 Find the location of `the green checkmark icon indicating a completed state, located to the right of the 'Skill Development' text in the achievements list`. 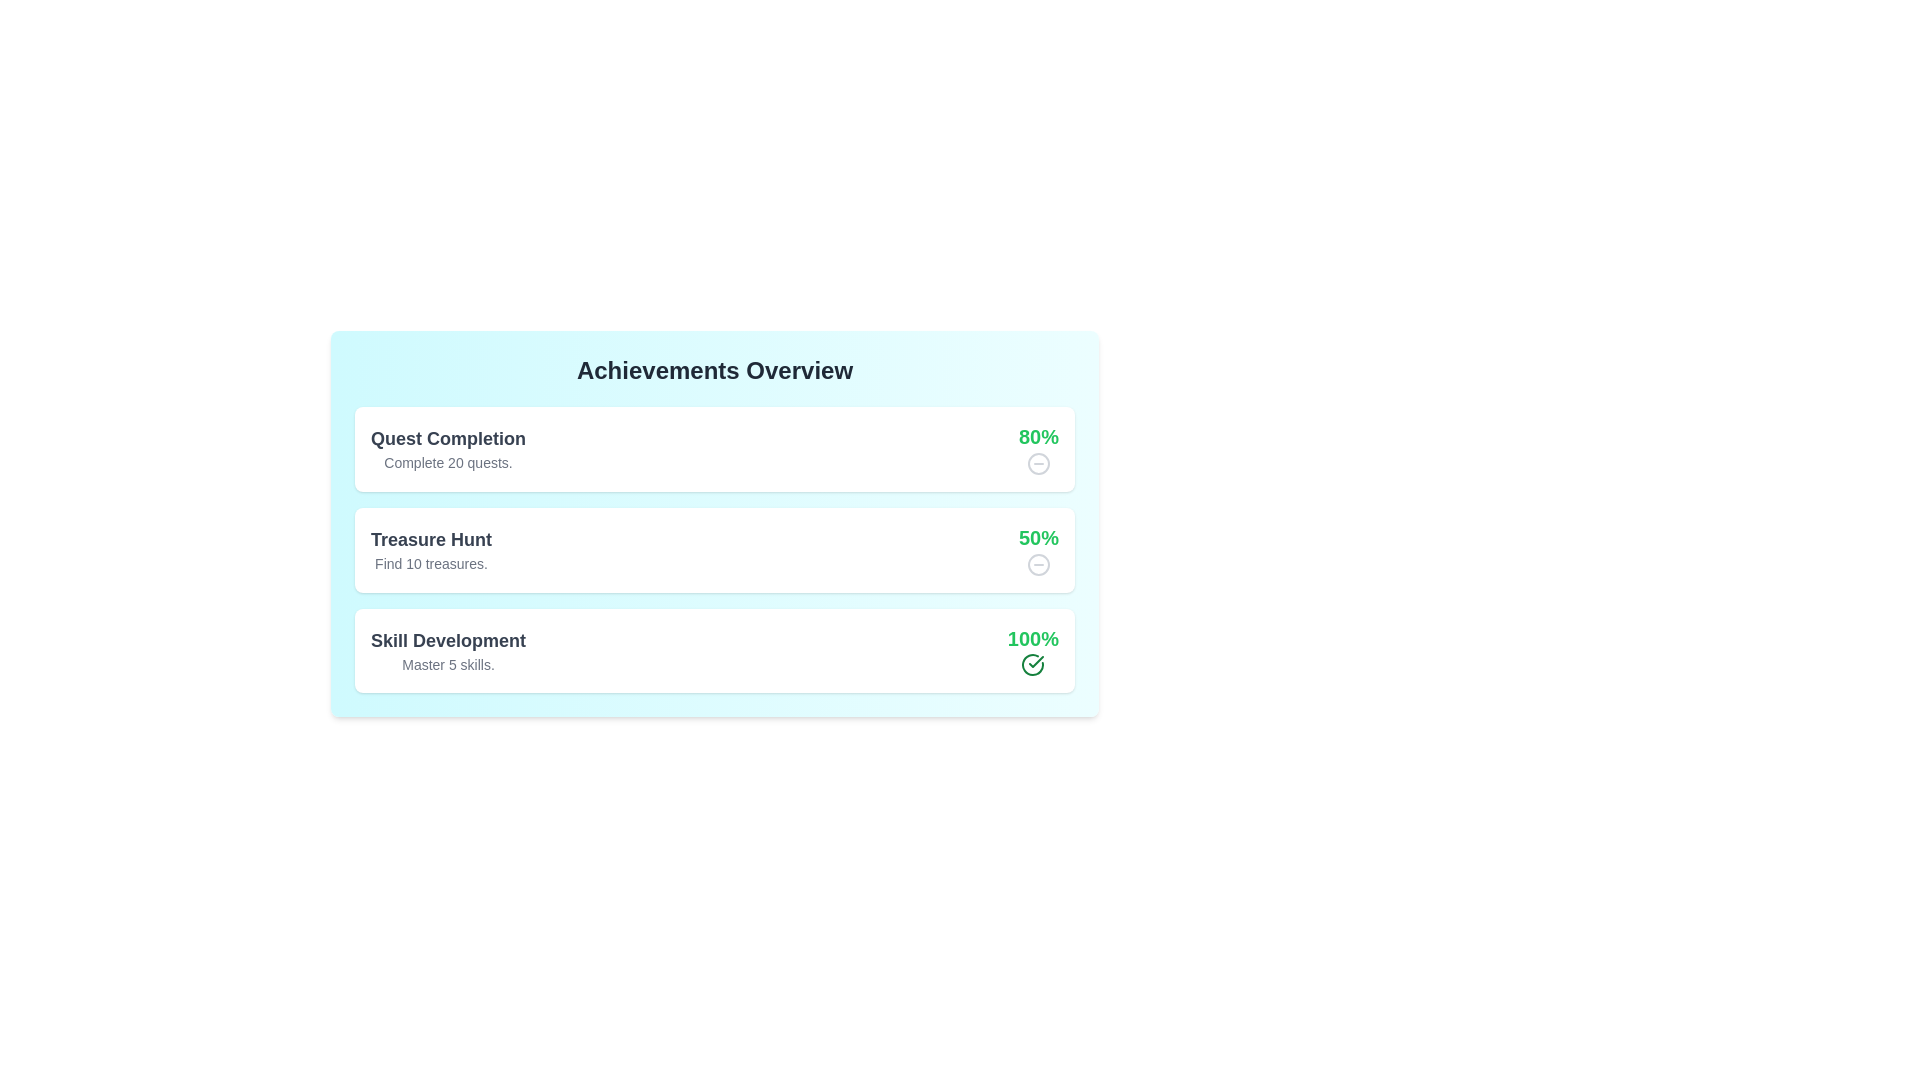

the green checkmark icon indicating a completed state, located to the right of the 'Skill Development' text in the achievements list is located at coordinates (1033, 665).